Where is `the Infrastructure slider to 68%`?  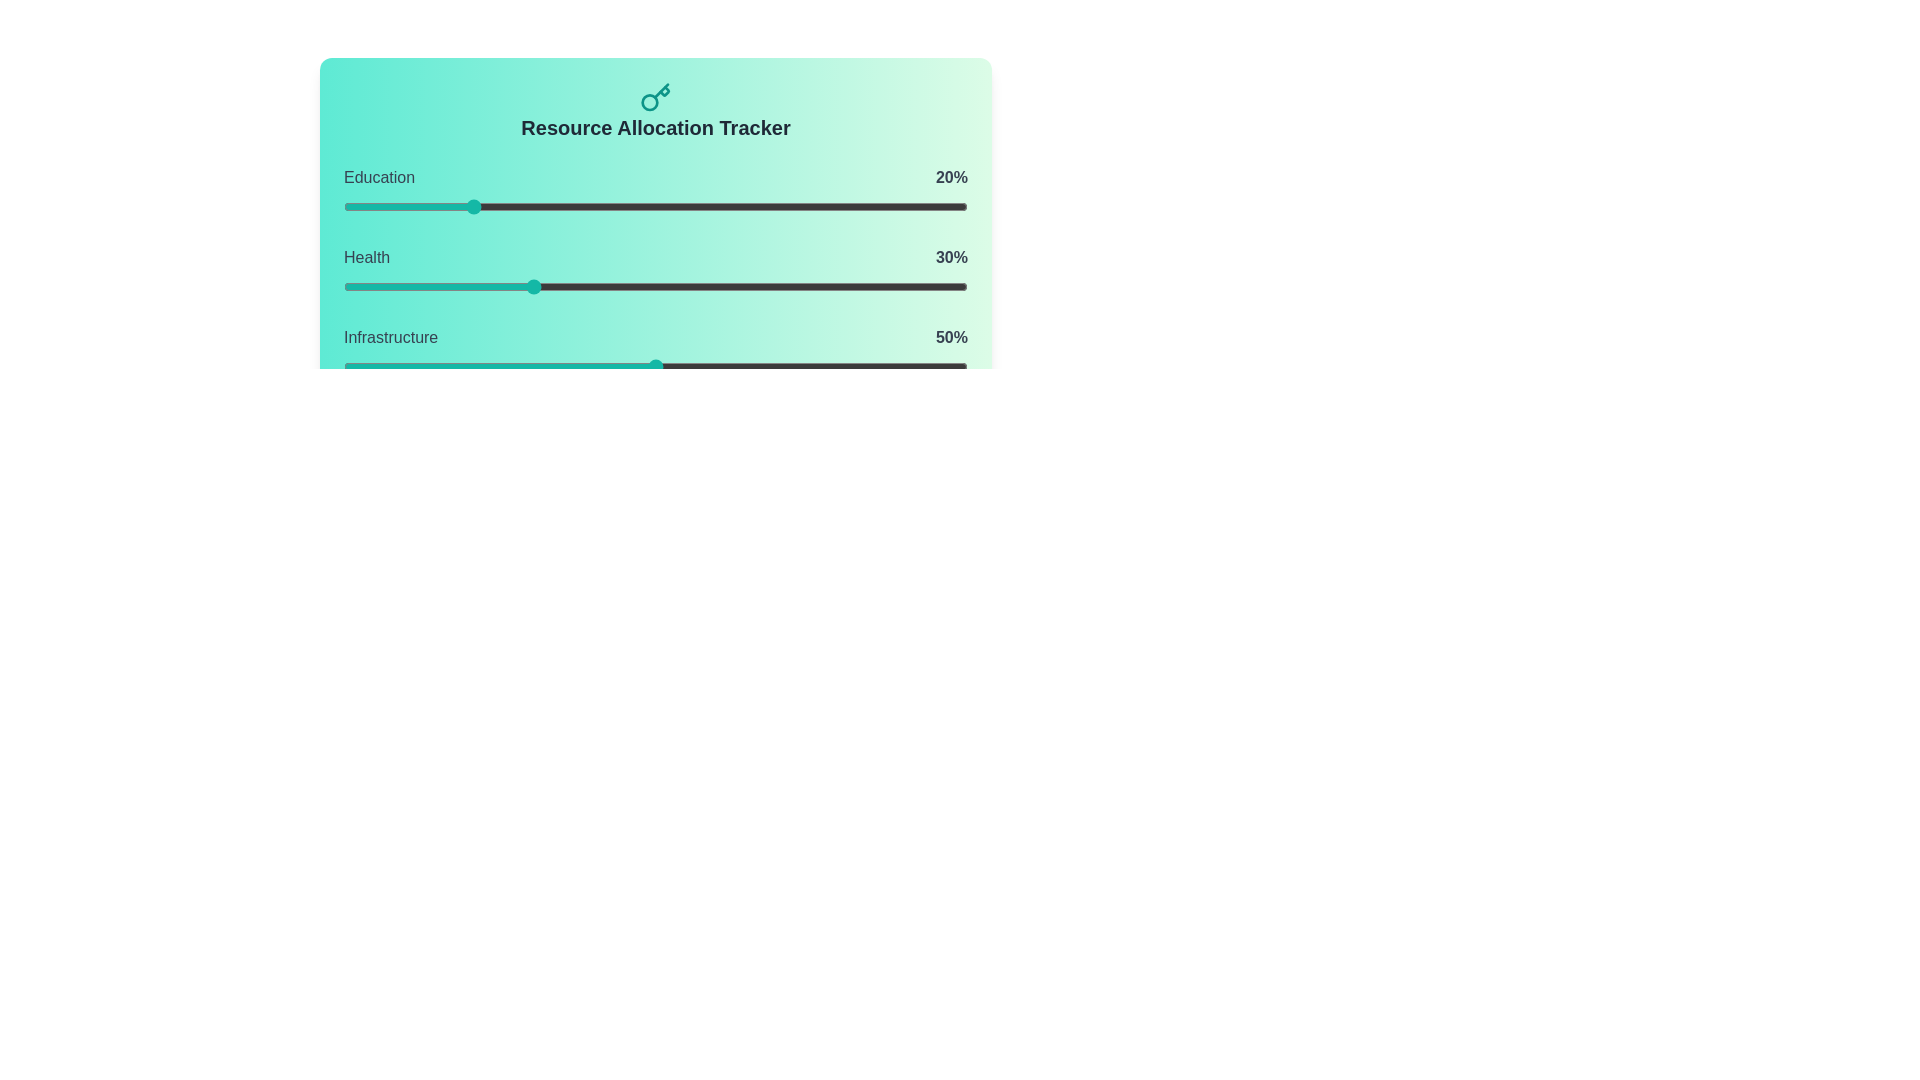
the Infrastructure slider to 68% is located at coordinates (767, 366).